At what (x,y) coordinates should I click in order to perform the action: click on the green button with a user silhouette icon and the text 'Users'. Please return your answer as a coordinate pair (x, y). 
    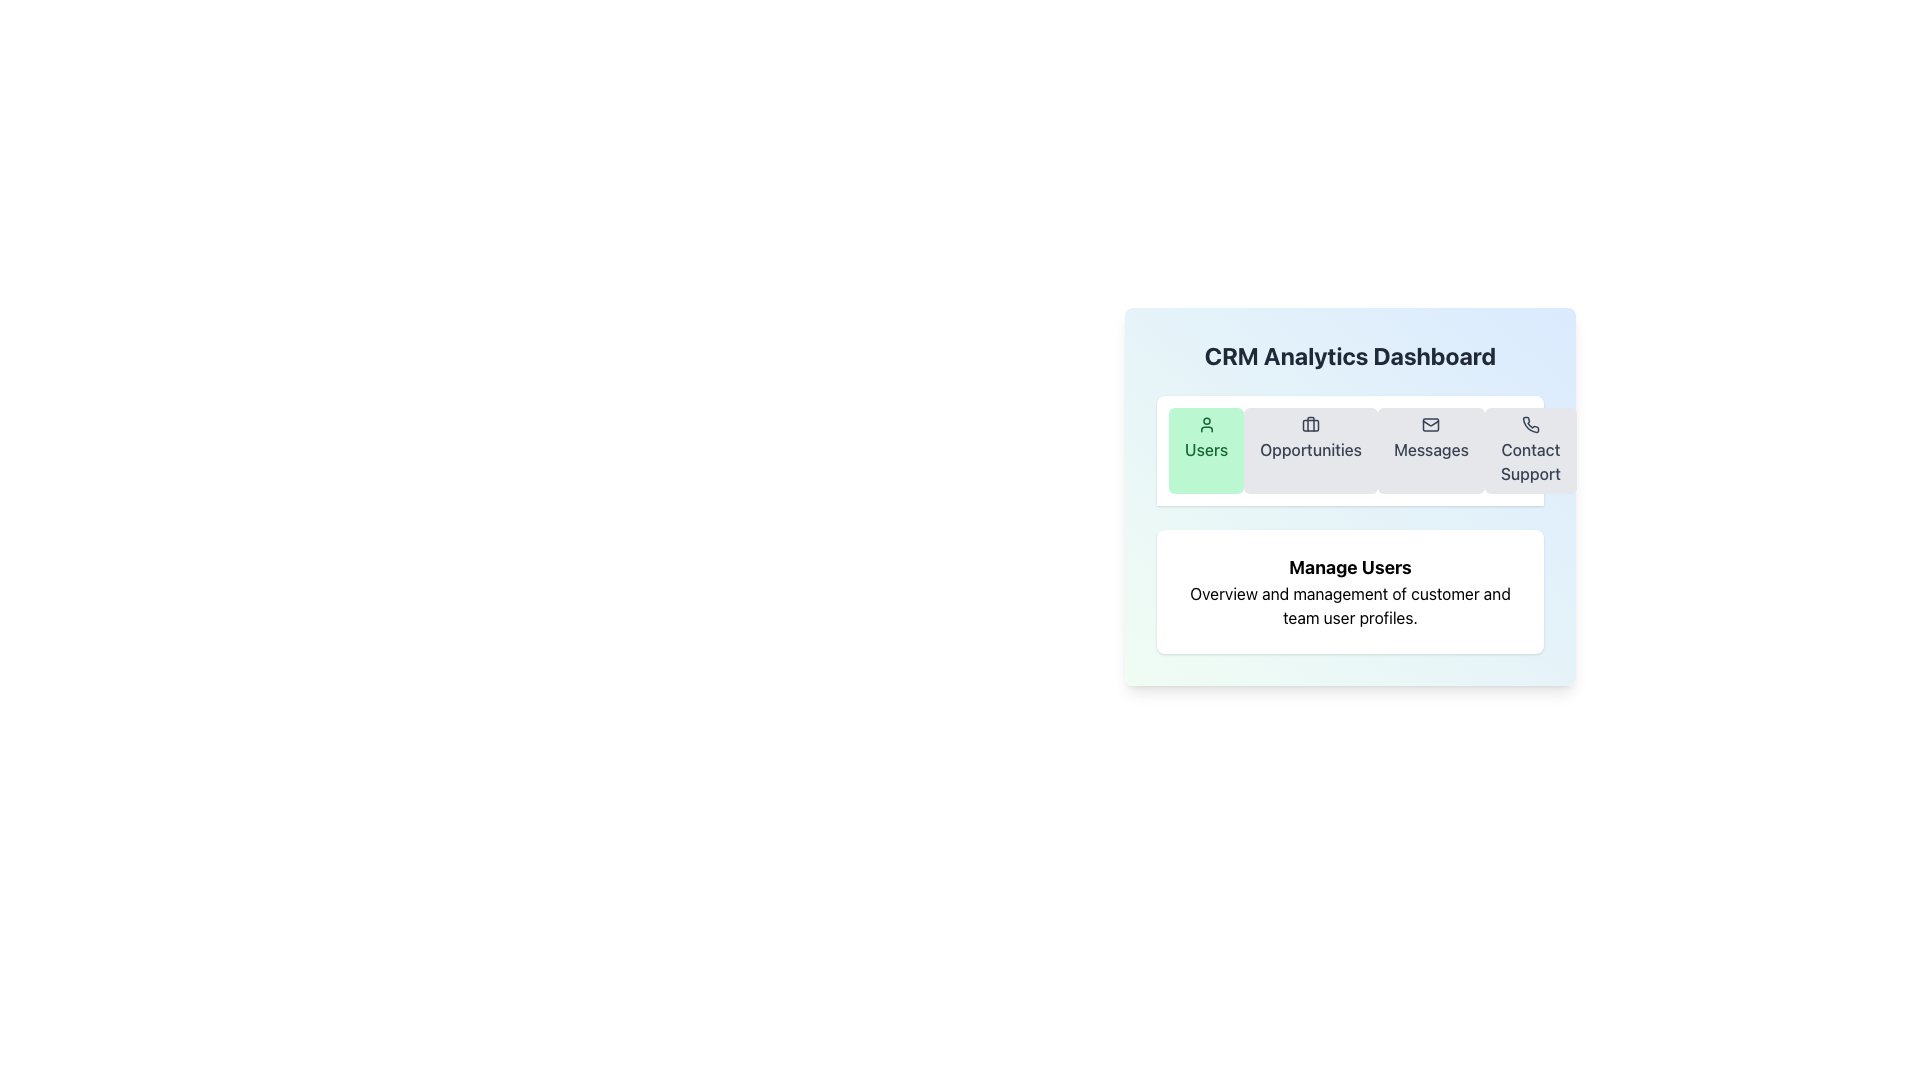
    Looking at the image, I should click on (1205, 451).